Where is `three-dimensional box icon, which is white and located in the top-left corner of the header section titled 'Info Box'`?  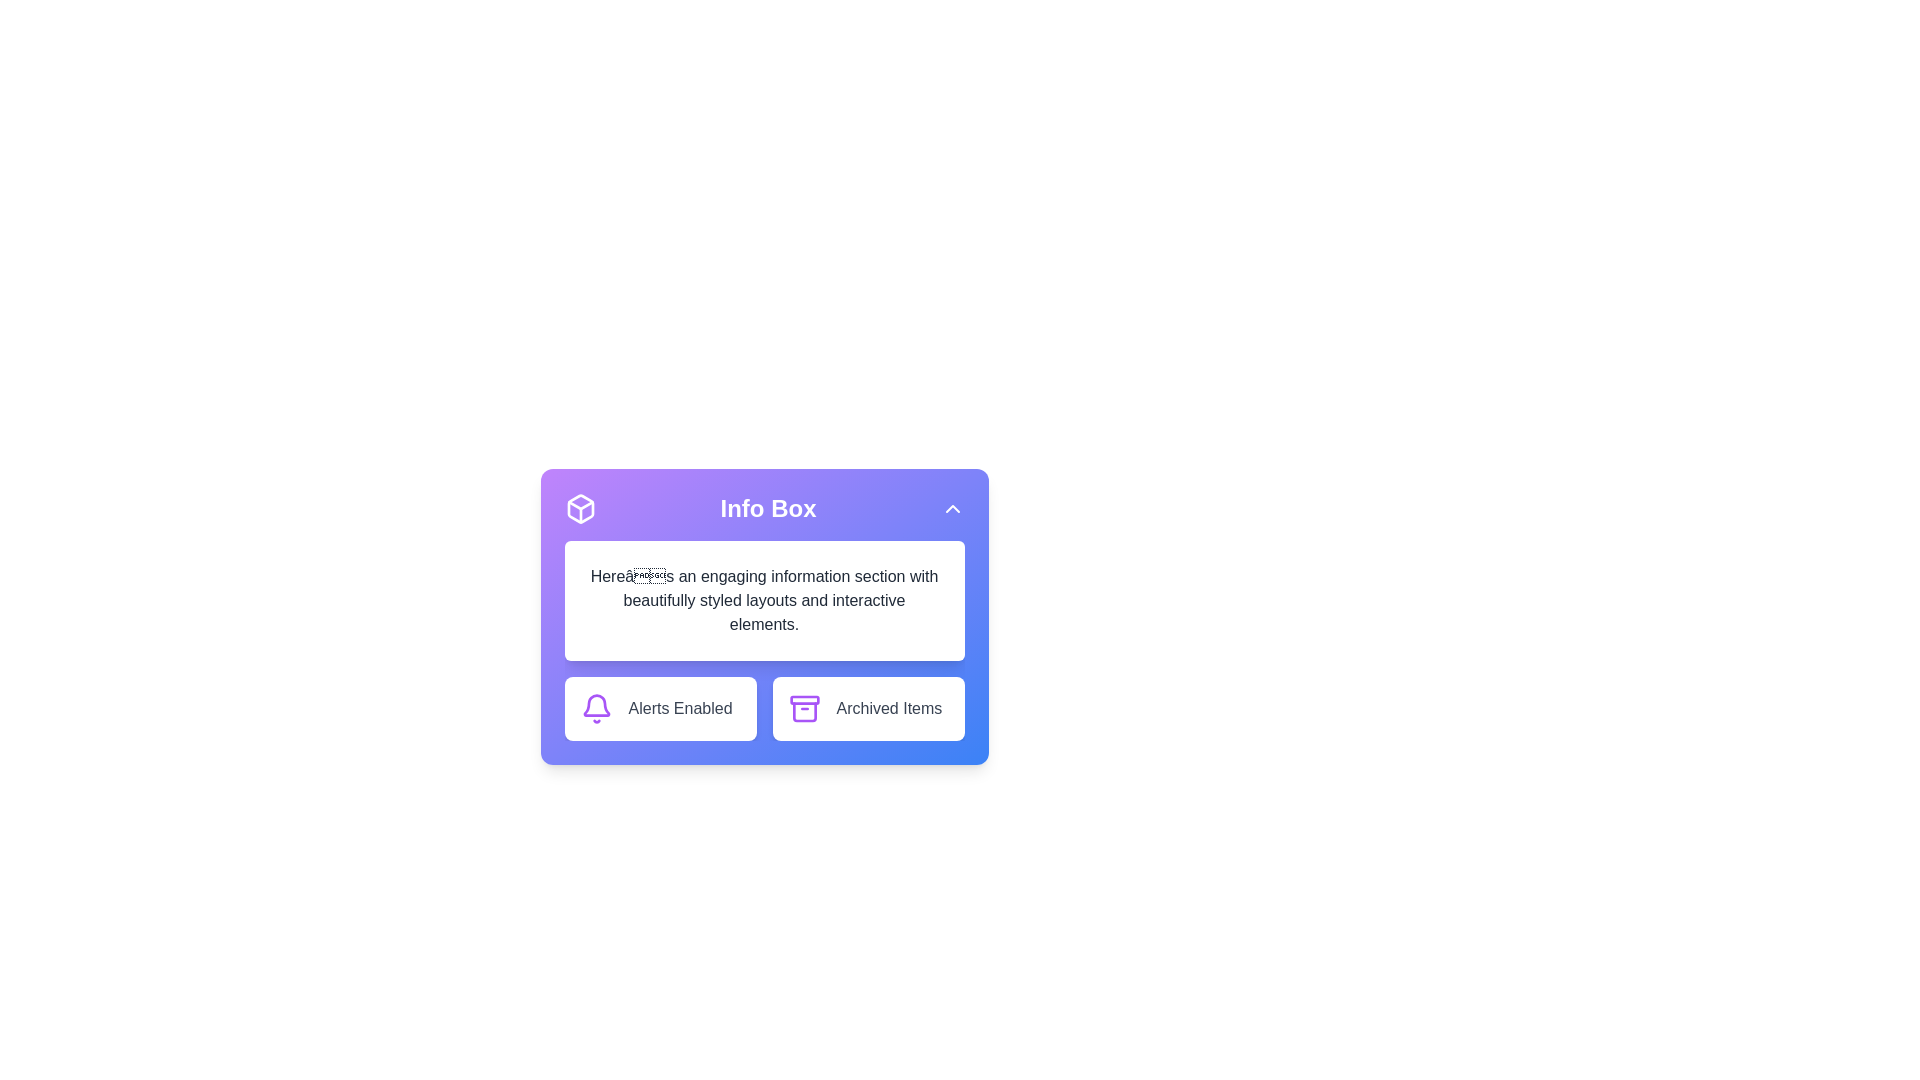
three-dimensional box icon, which is white and located in the top-left corner of the header section titled 'Info Box' is located at coordinates (579, 508).